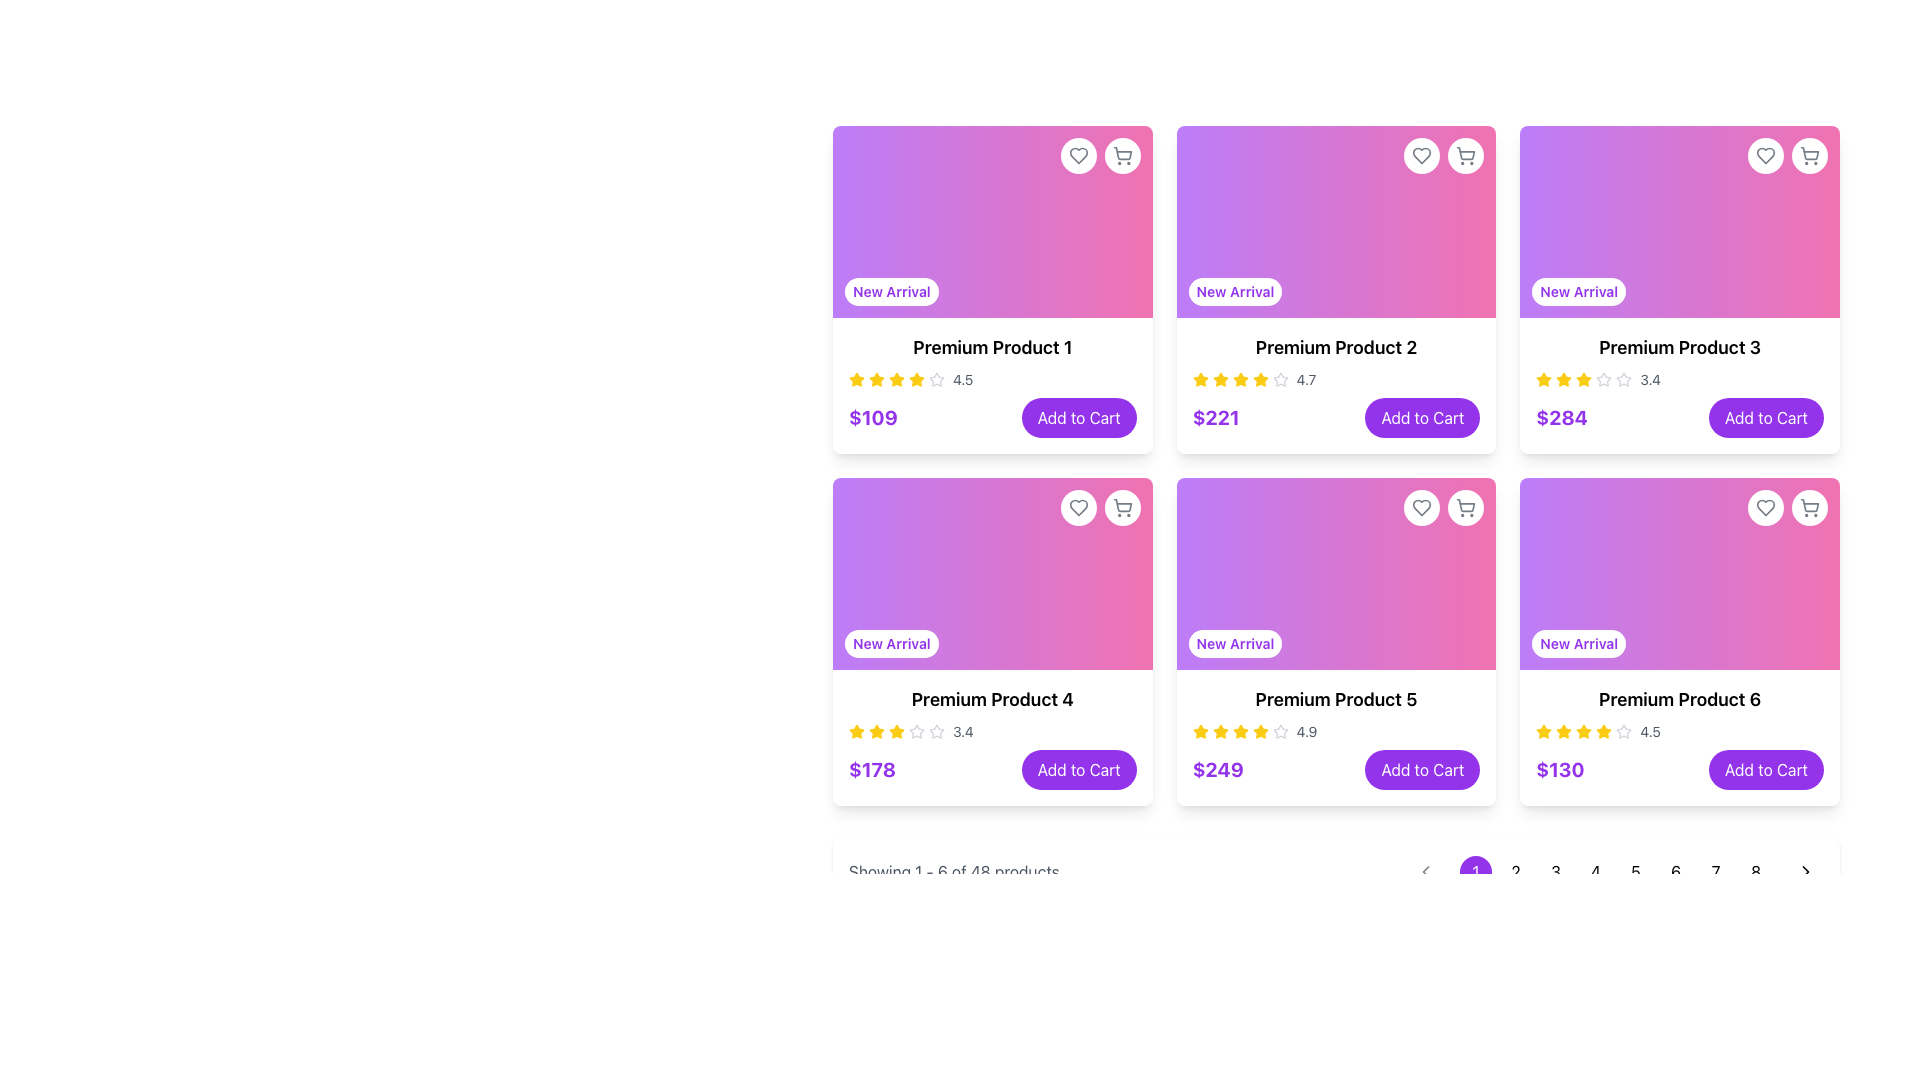 This screenshot has height=1080, width=1920. What do you see at coordinates (915, 732) in the screenshot?
I see `the fifth star icon in the 'Premium Product 4' card, which indicates a rating point that hasn't been awarded` at bounding box center [915, 732].